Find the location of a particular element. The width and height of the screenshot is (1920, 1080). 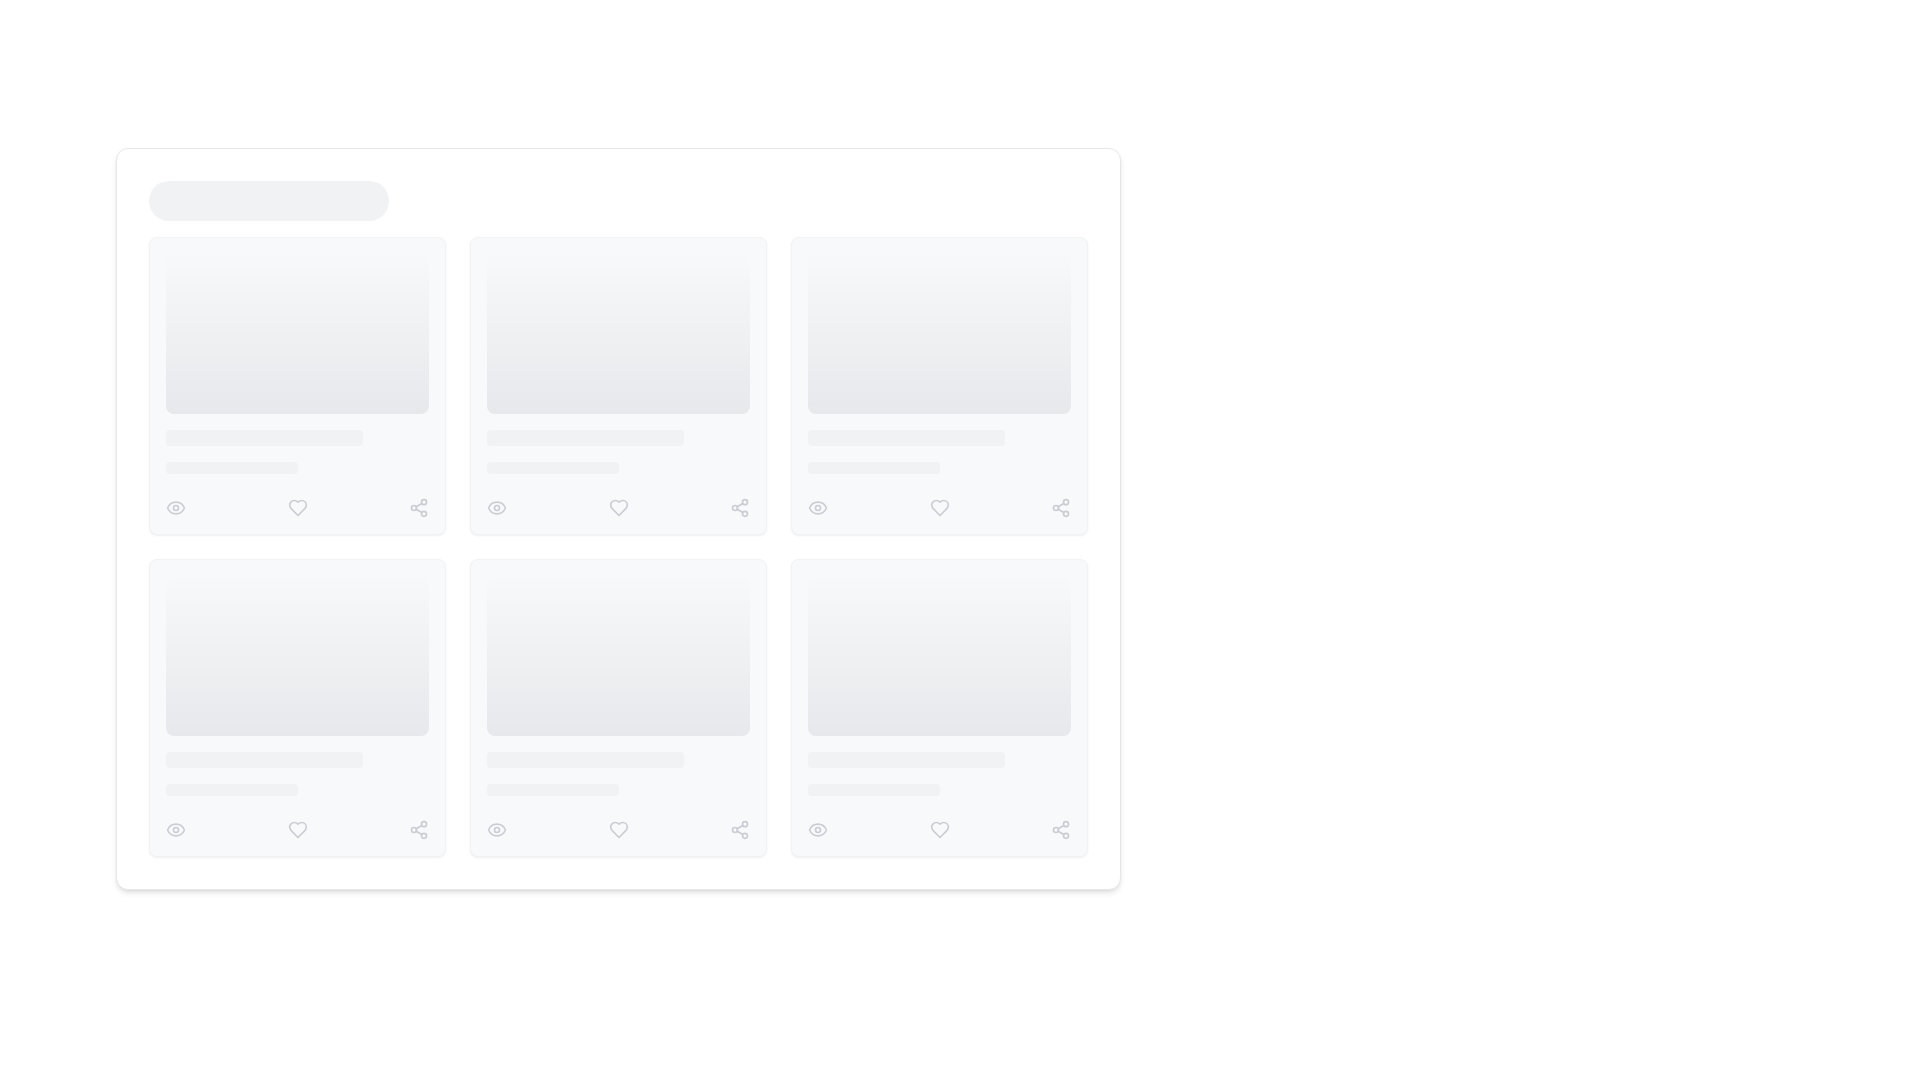

the 'Share' button icon located at the bottom right corner of the card is located at coordinates (738, 829).